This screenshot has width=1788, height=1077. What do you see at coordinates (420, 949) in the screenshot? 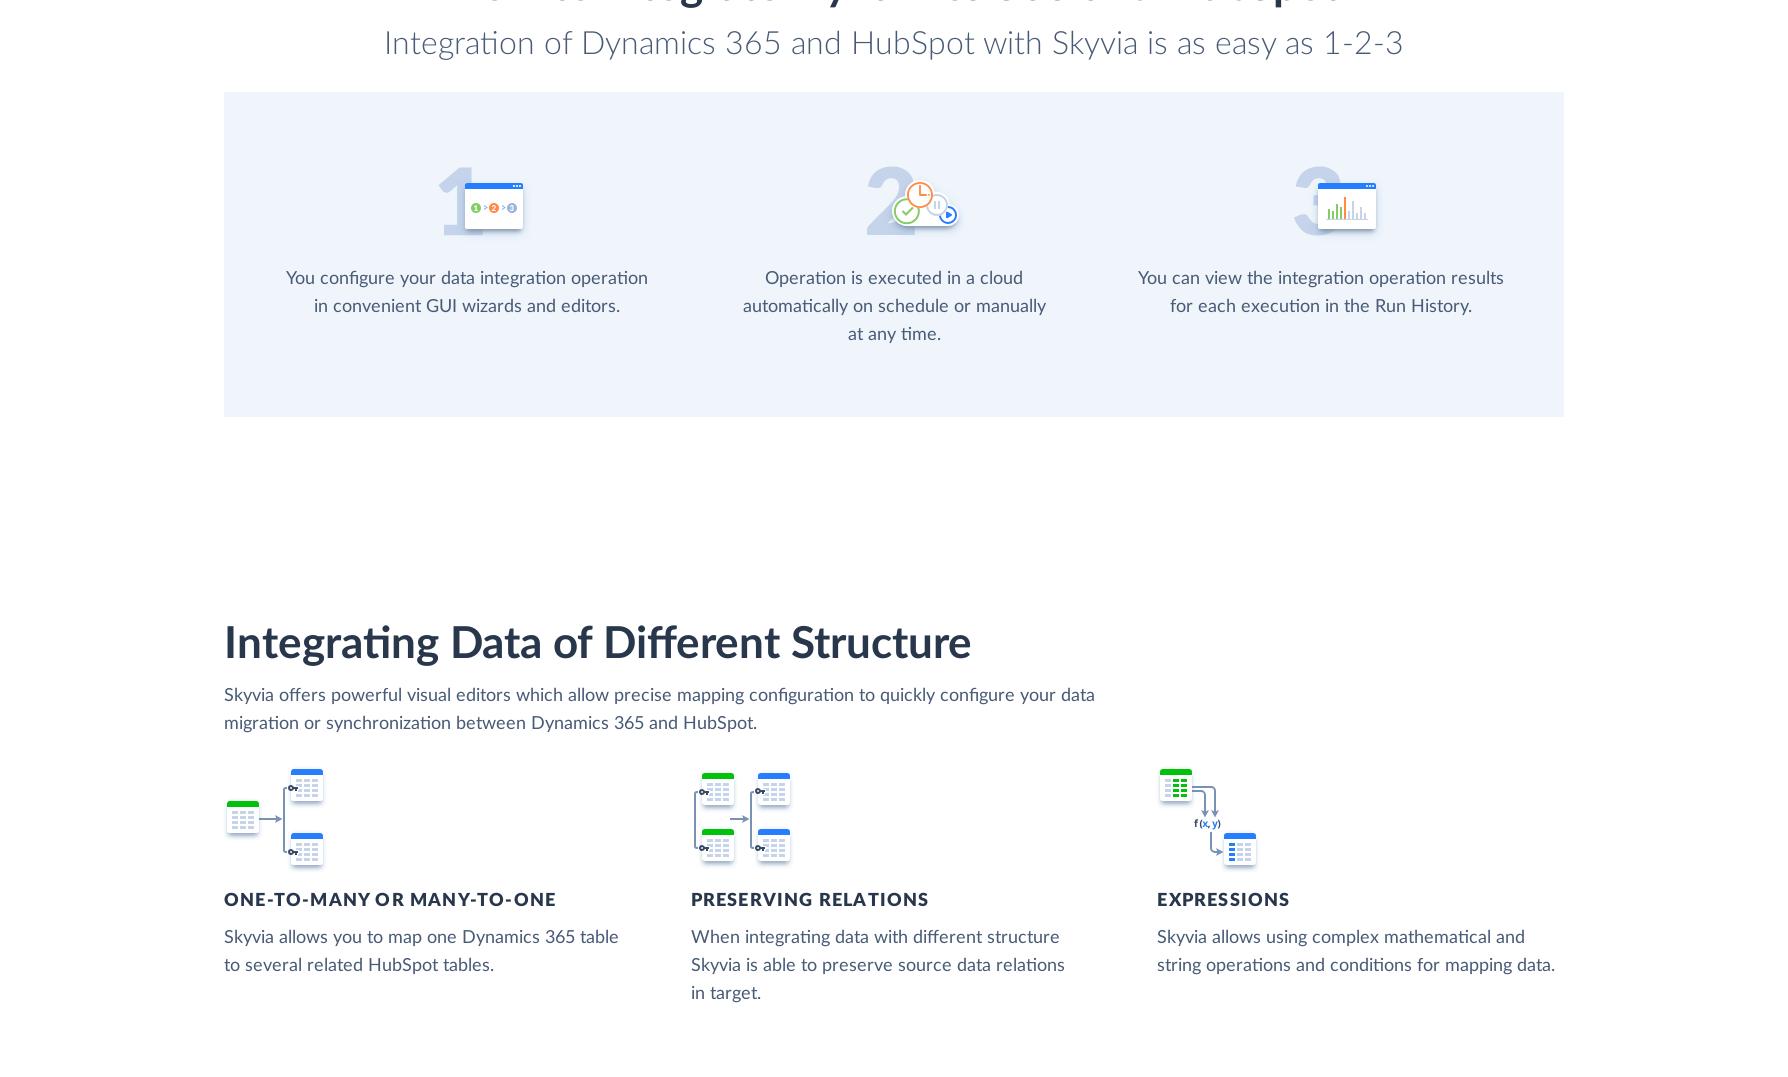
I see `'Skyvia allows you to map one Dynamics 365 table to several related HubSpot tables.'` at bounding box center [420, 949].